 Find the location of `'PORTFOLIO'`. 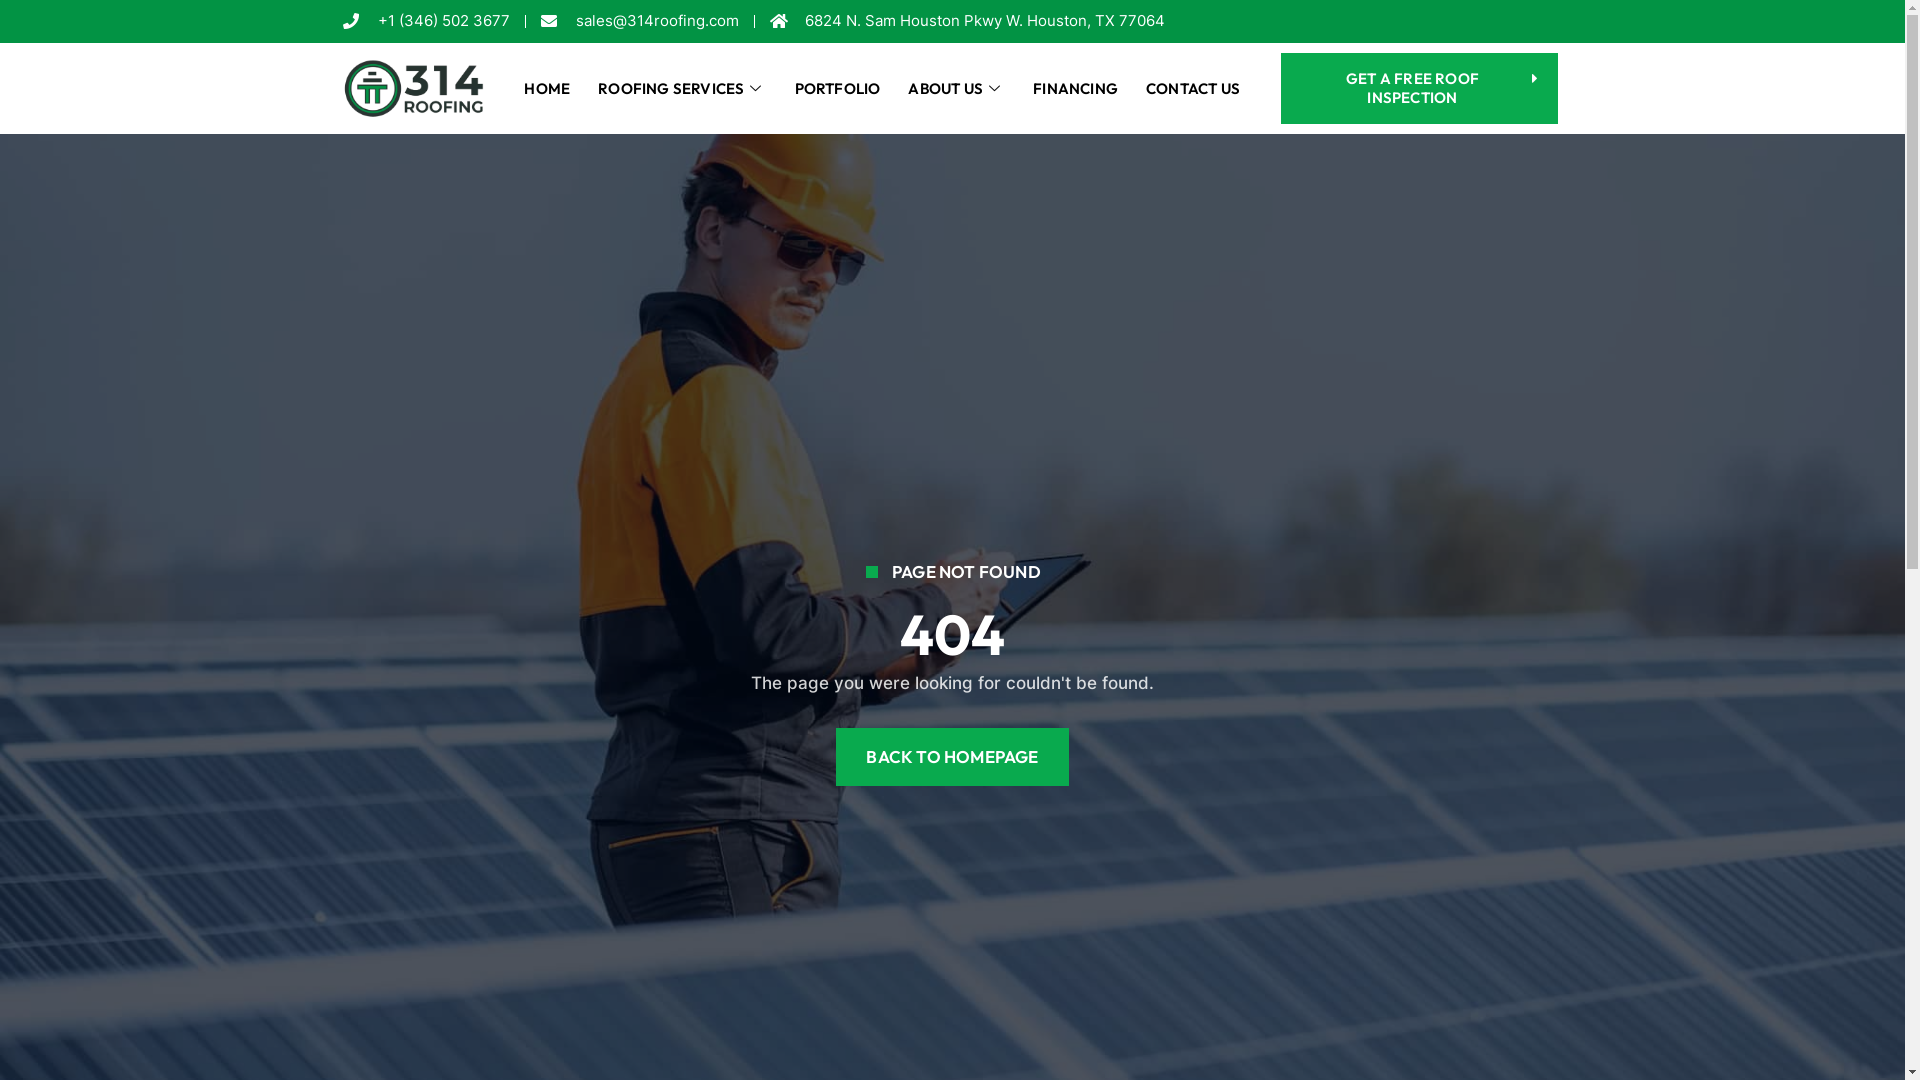

'PORTFOLIO' is located at coordinates (838, 87).